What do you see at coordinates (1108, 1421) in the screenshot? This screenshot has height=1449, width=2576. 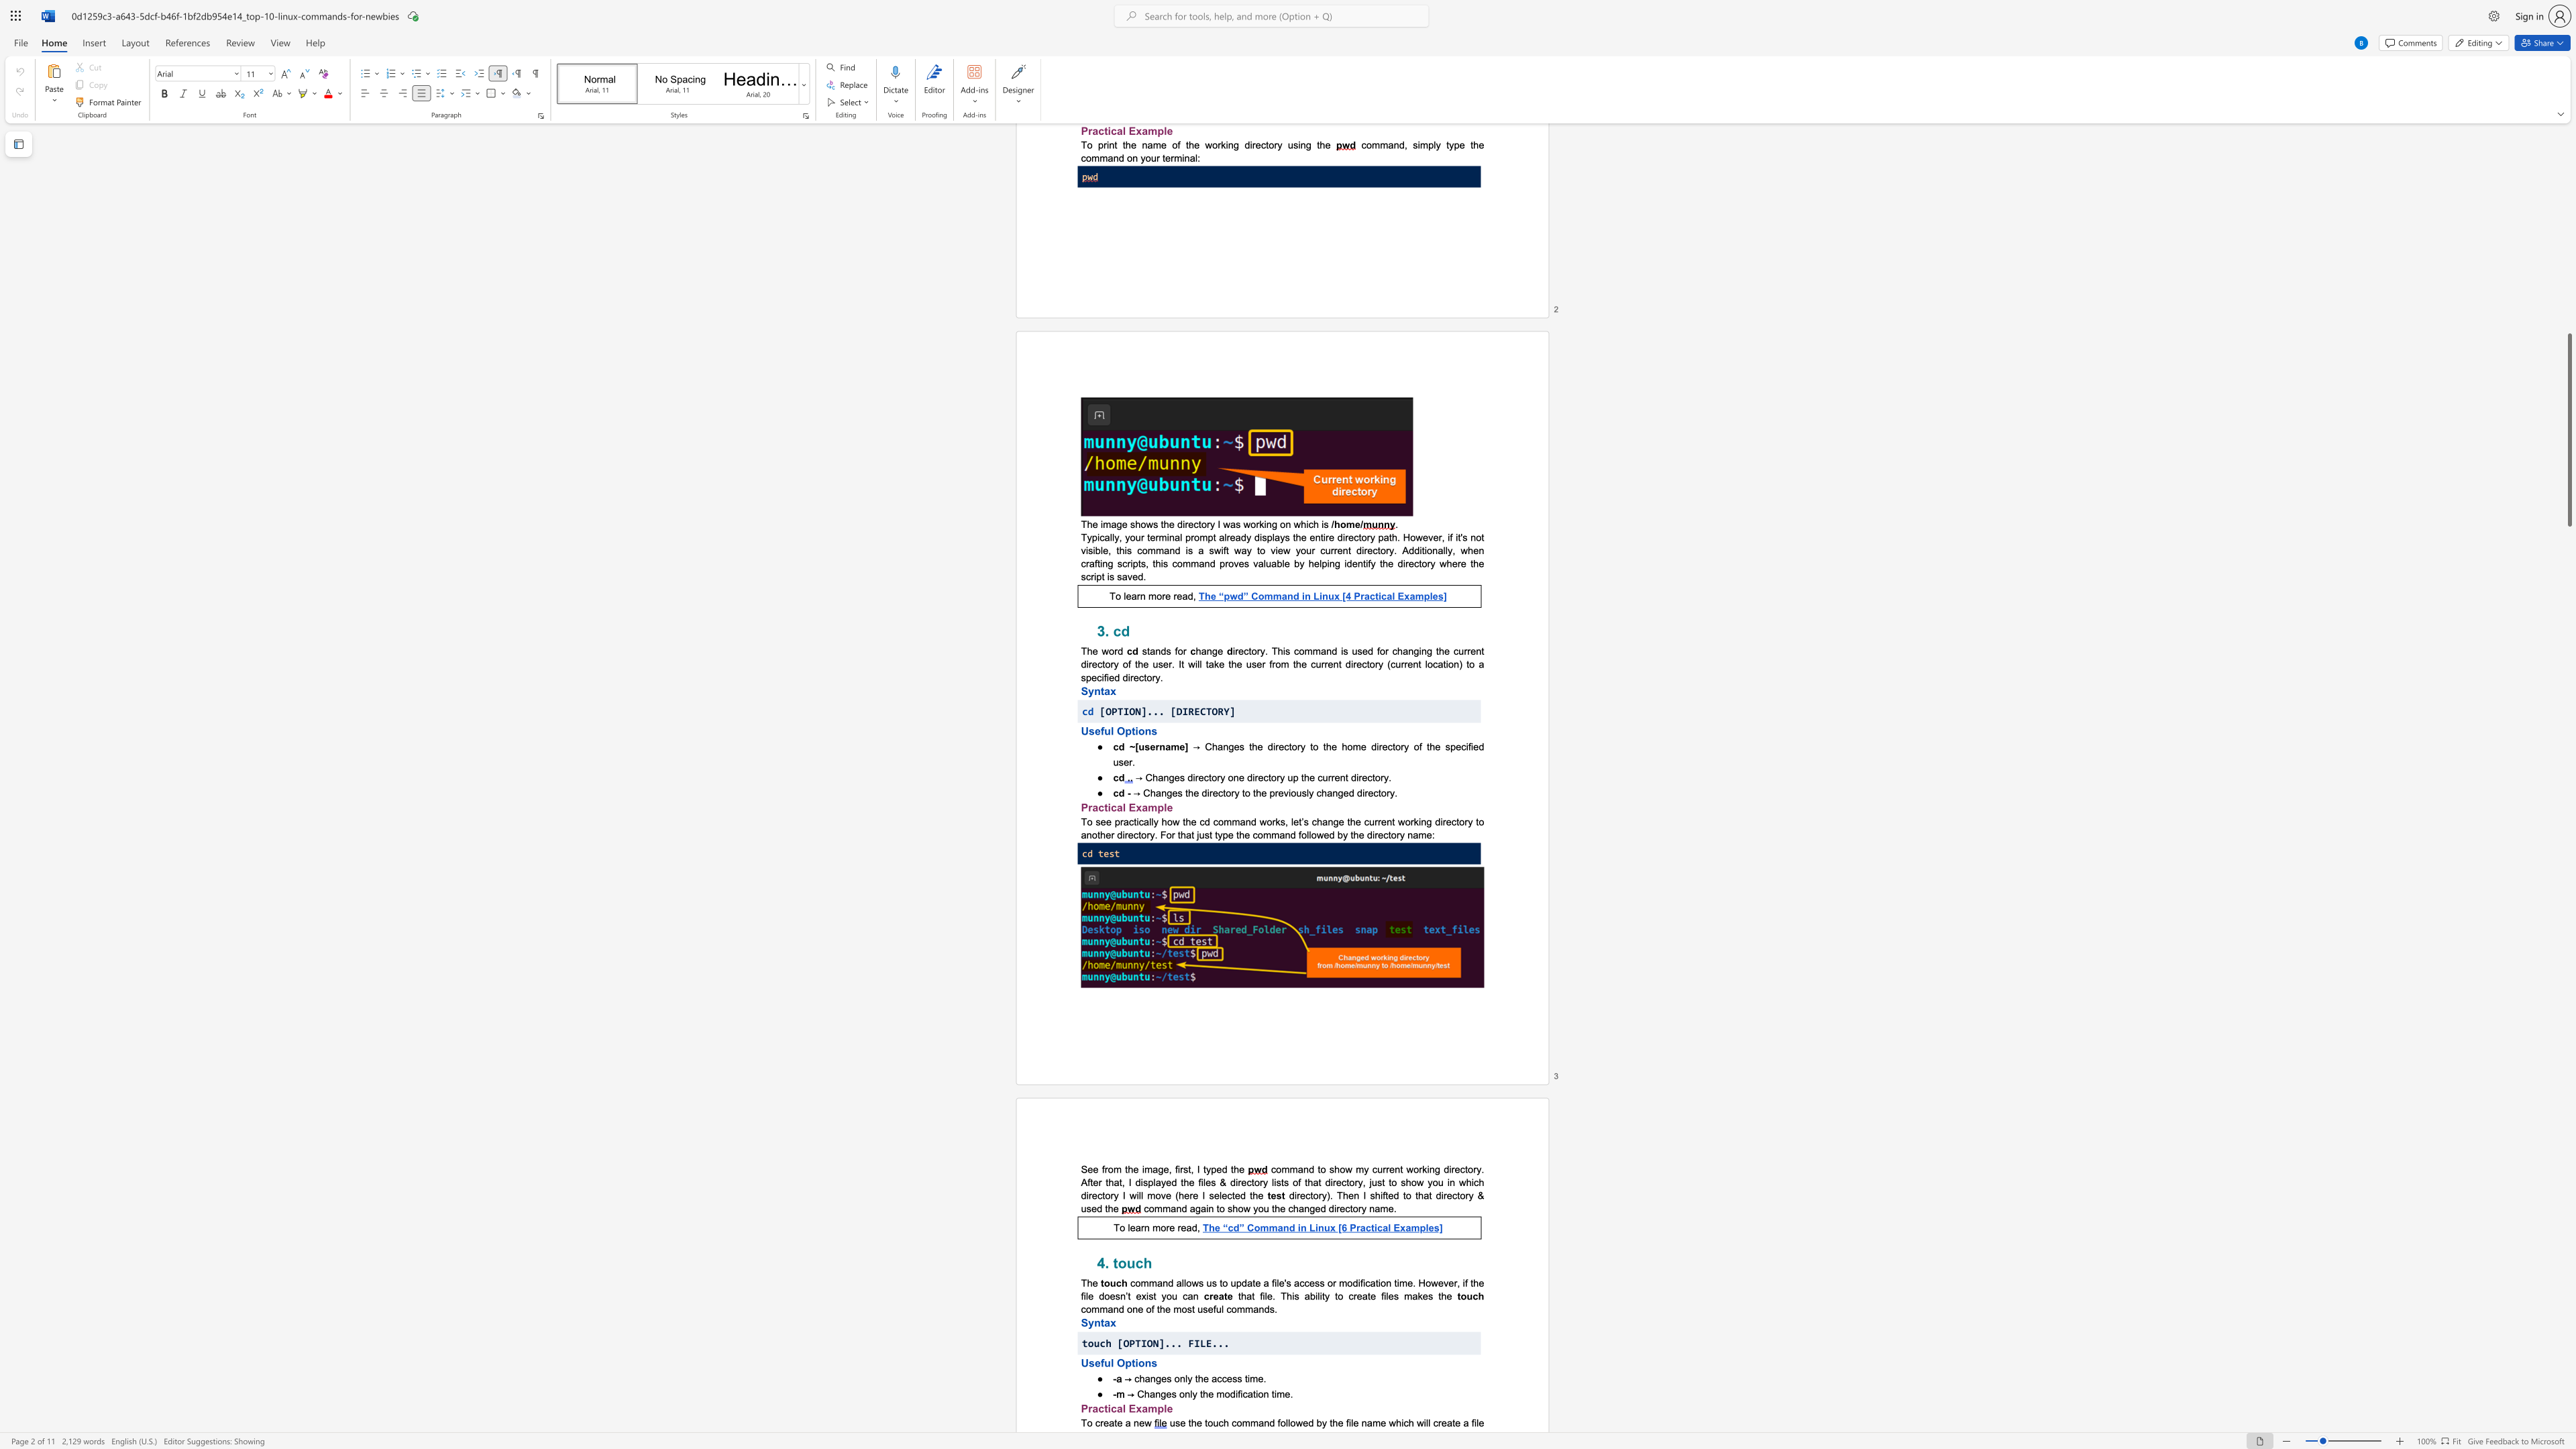 I see `the subset text "at" within the text "To create a new"` at bounding box center [1108, 1421].